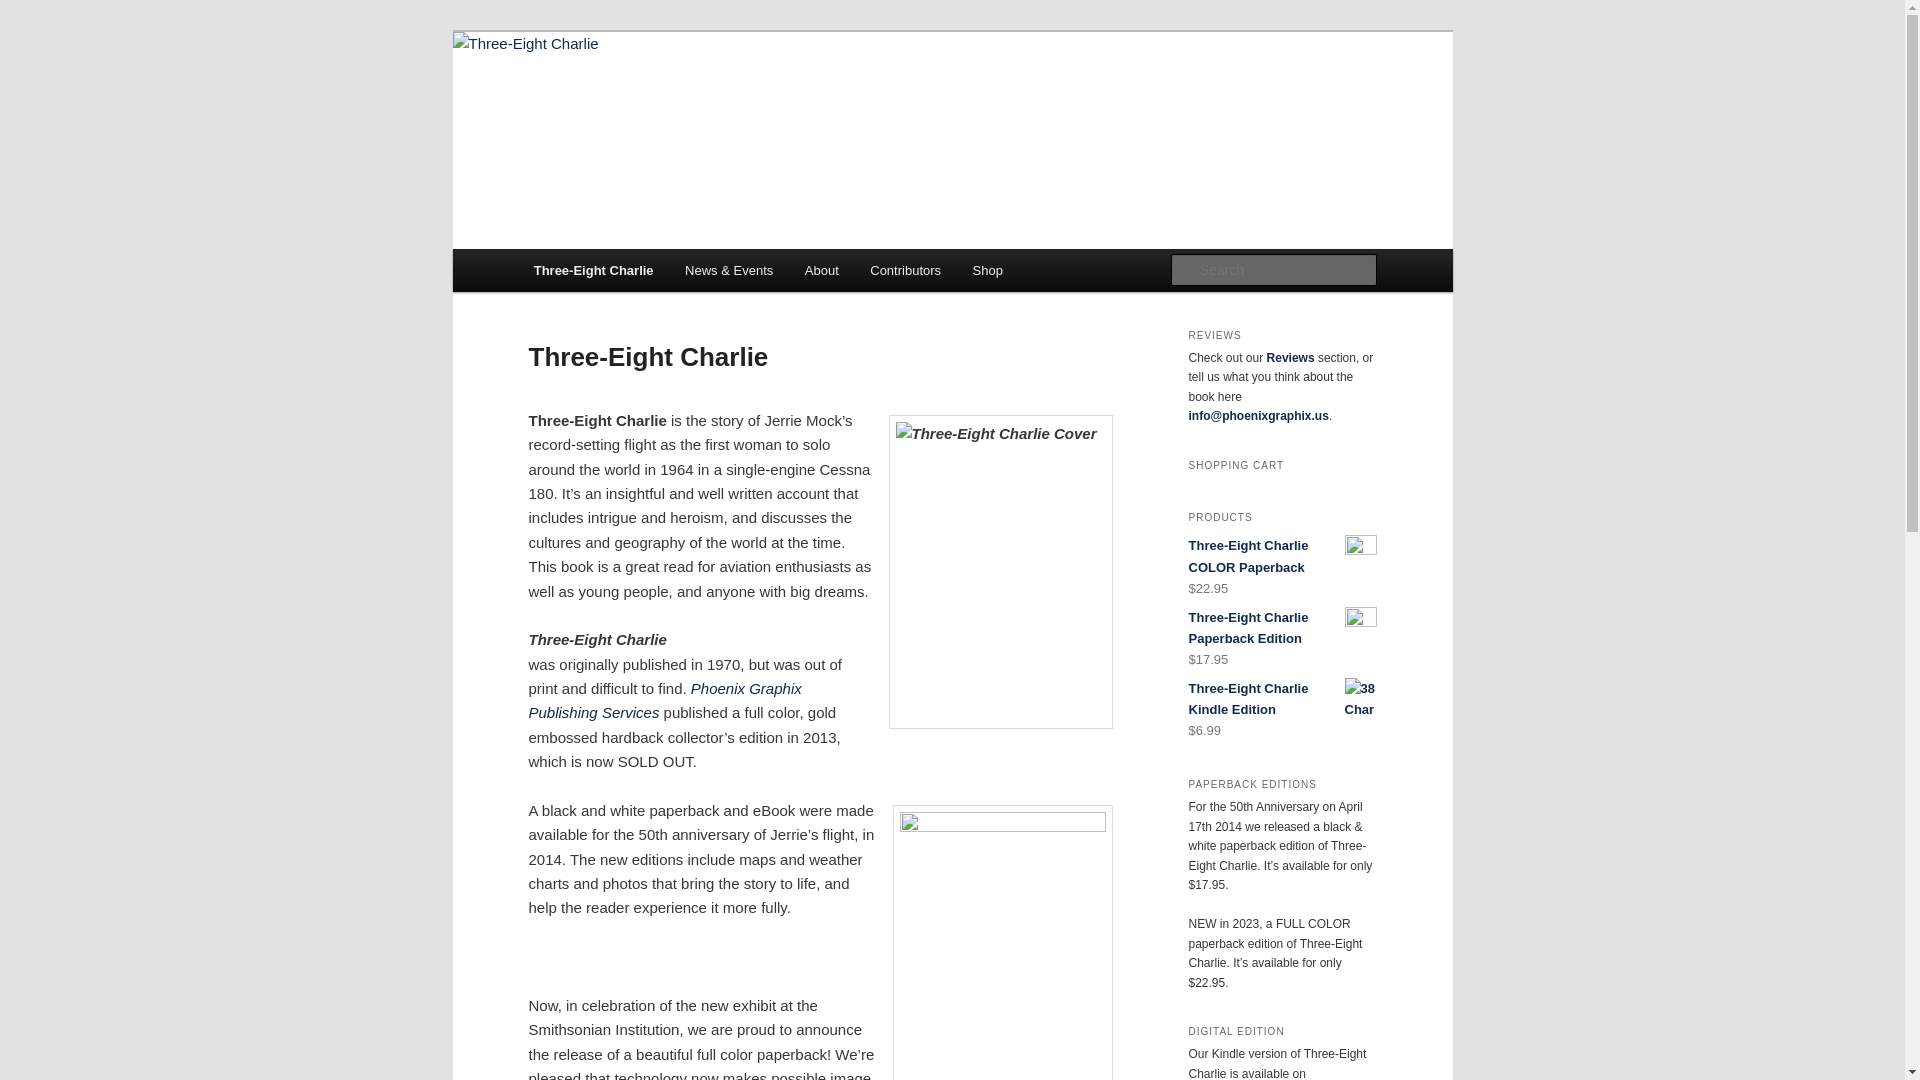 The image size is (1920, 1080). Describe the element at coordinates (955, 270) in the screenshot. I see `'Shop'` at that location.